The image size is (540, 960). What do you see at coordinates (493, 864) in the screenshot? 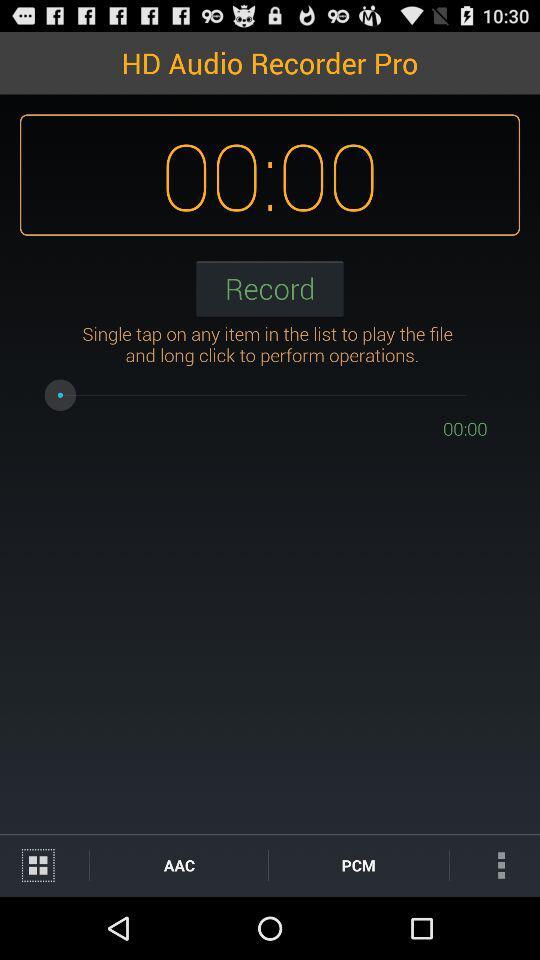
I see `item at the bottom right corner` at bounding box center [493, 864].